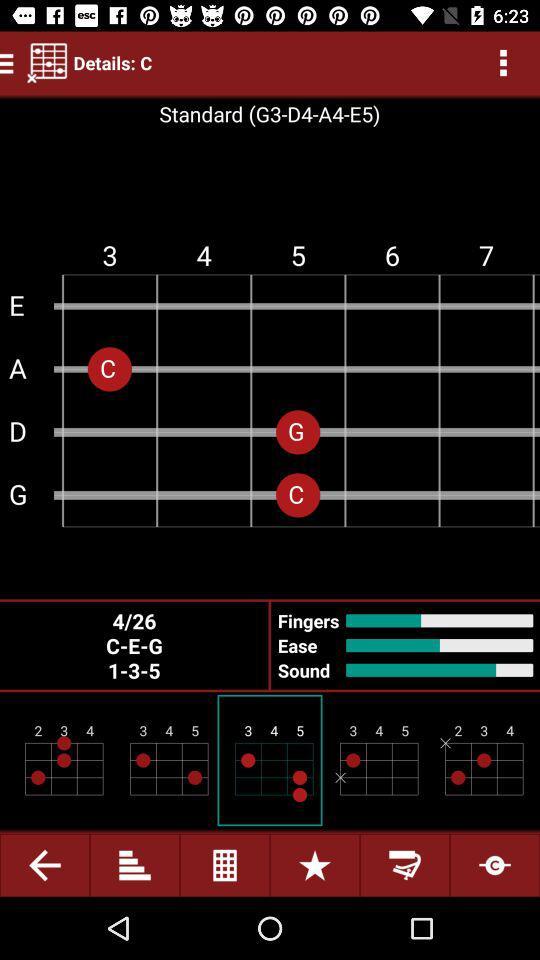 The image size is (540, 960). I want to click on the button which is on the bottom right corner of the page, so click(494, 865).